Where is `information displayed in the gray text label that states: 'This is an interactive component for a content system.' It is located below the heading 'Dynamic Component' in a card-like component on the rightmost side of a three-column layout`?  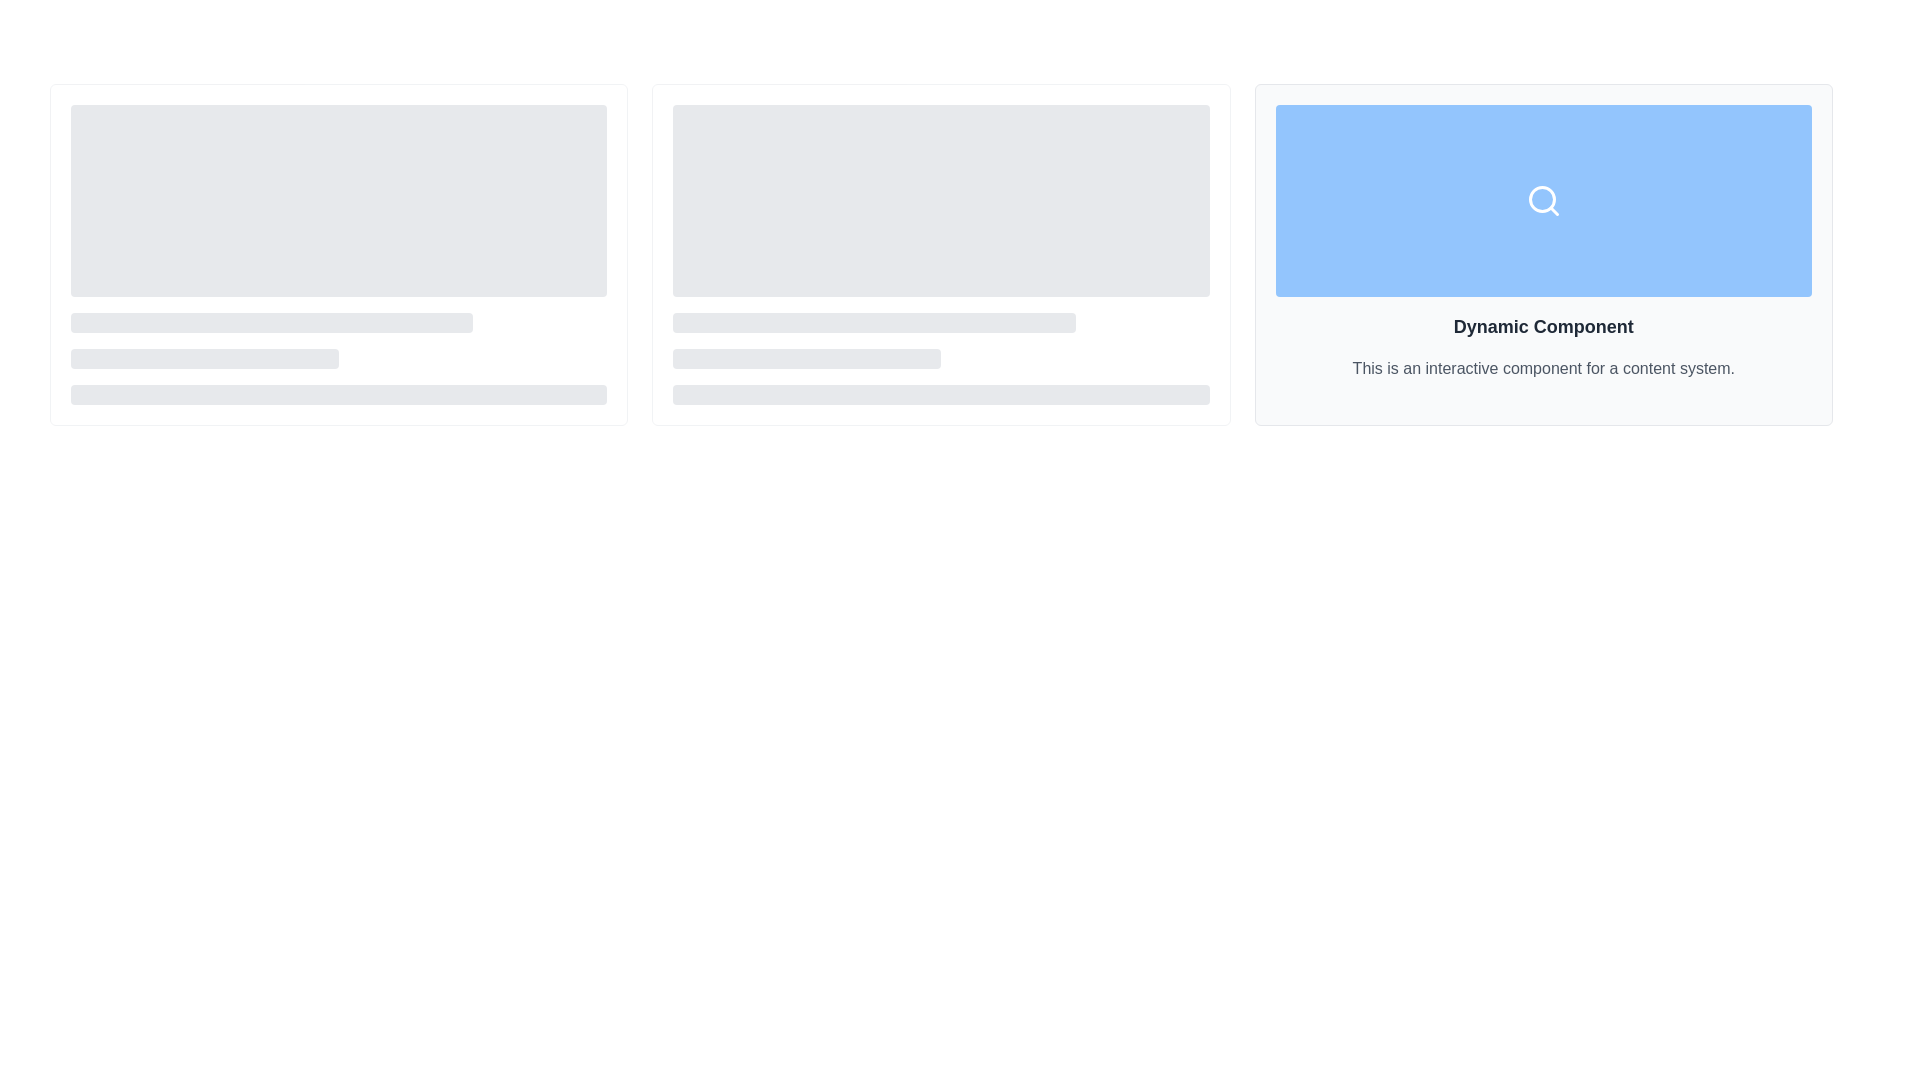 information displayed in the gray text label that states: 'This is an interactive component for a content system.' It is located below the heading 'Dynamic Component' in a card-like component on the rightmost side of a three-column layout is located at coordinates (1542, 369).